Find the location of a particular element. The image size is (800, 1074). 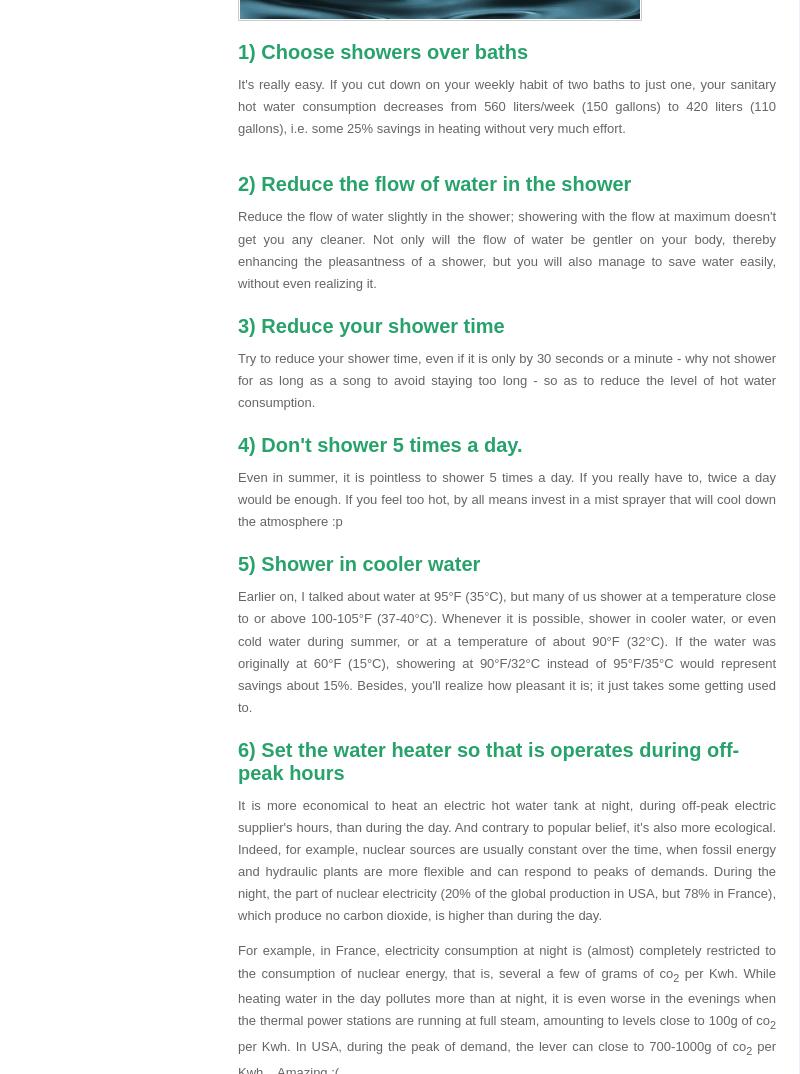

'5) Shower in cooler water' is located at coordinates (358, 562).